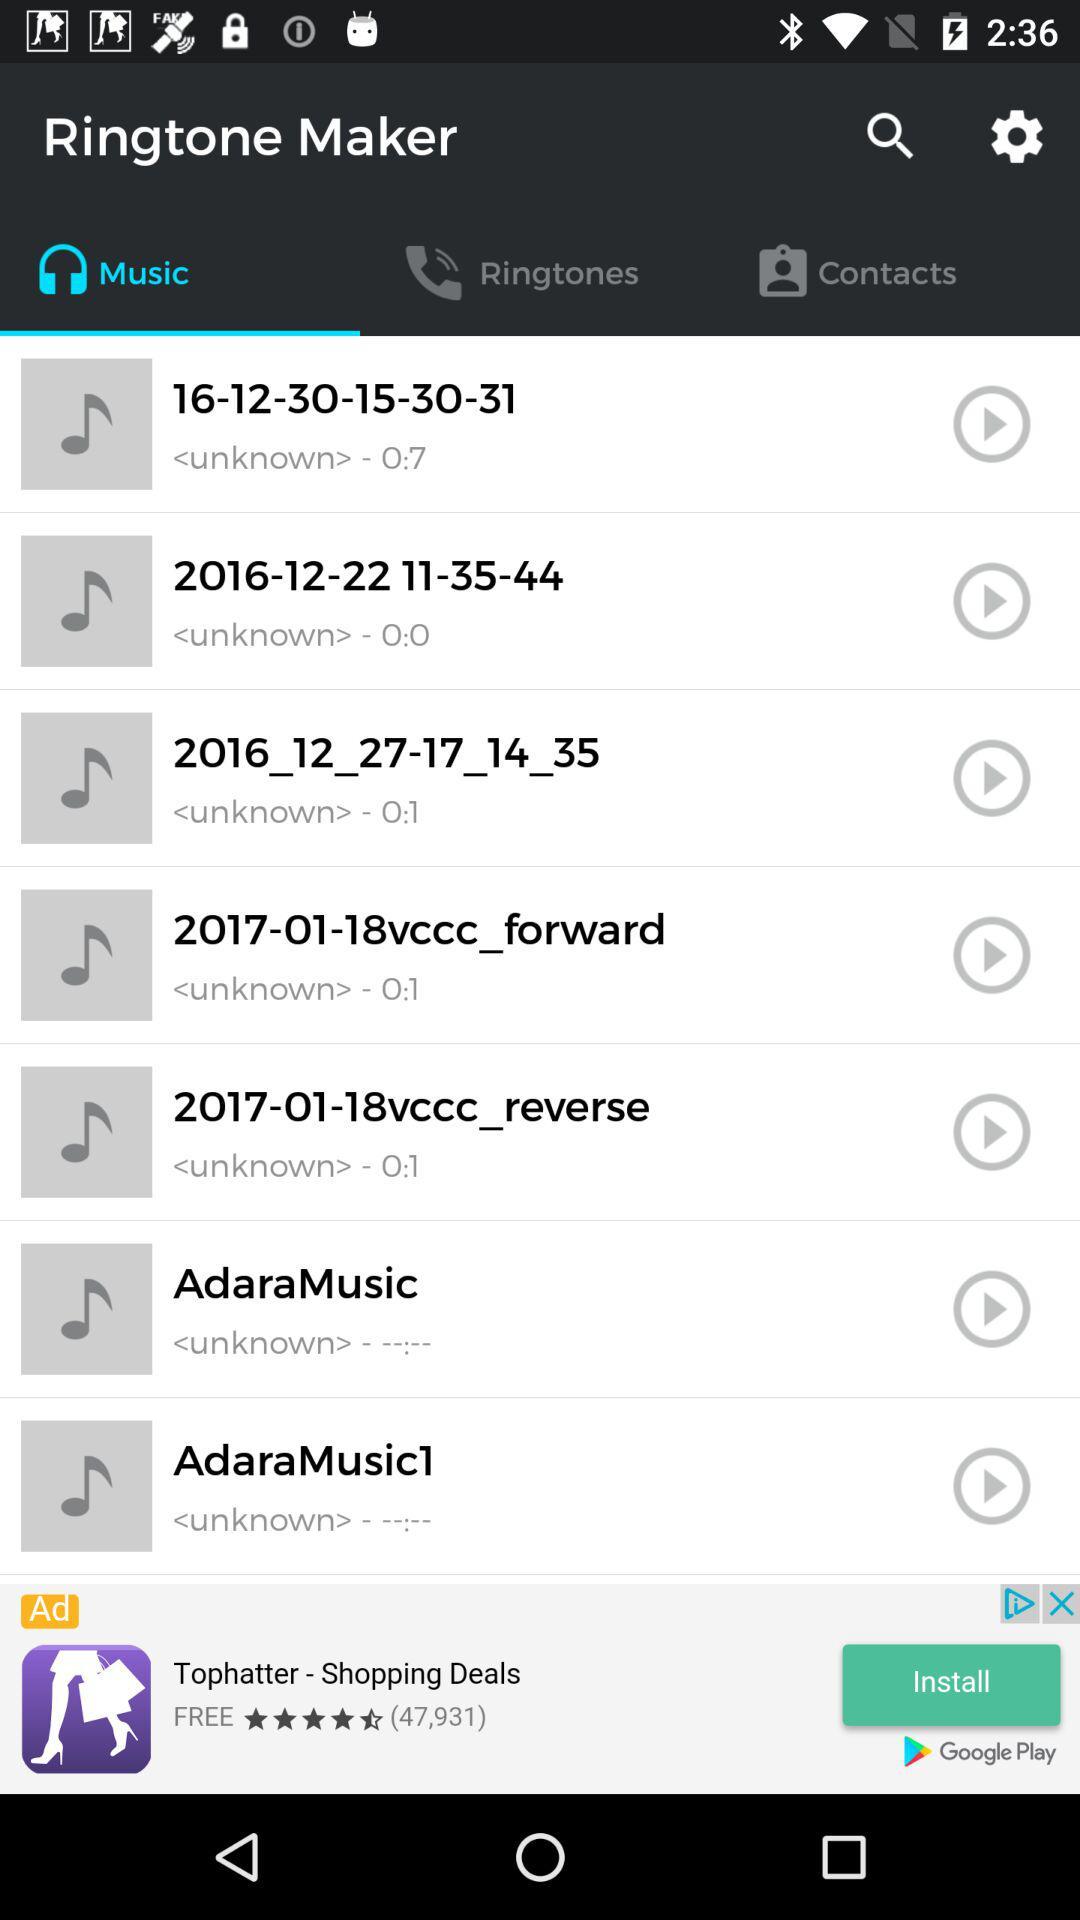  I want to click on stop button, so click(991, 777).